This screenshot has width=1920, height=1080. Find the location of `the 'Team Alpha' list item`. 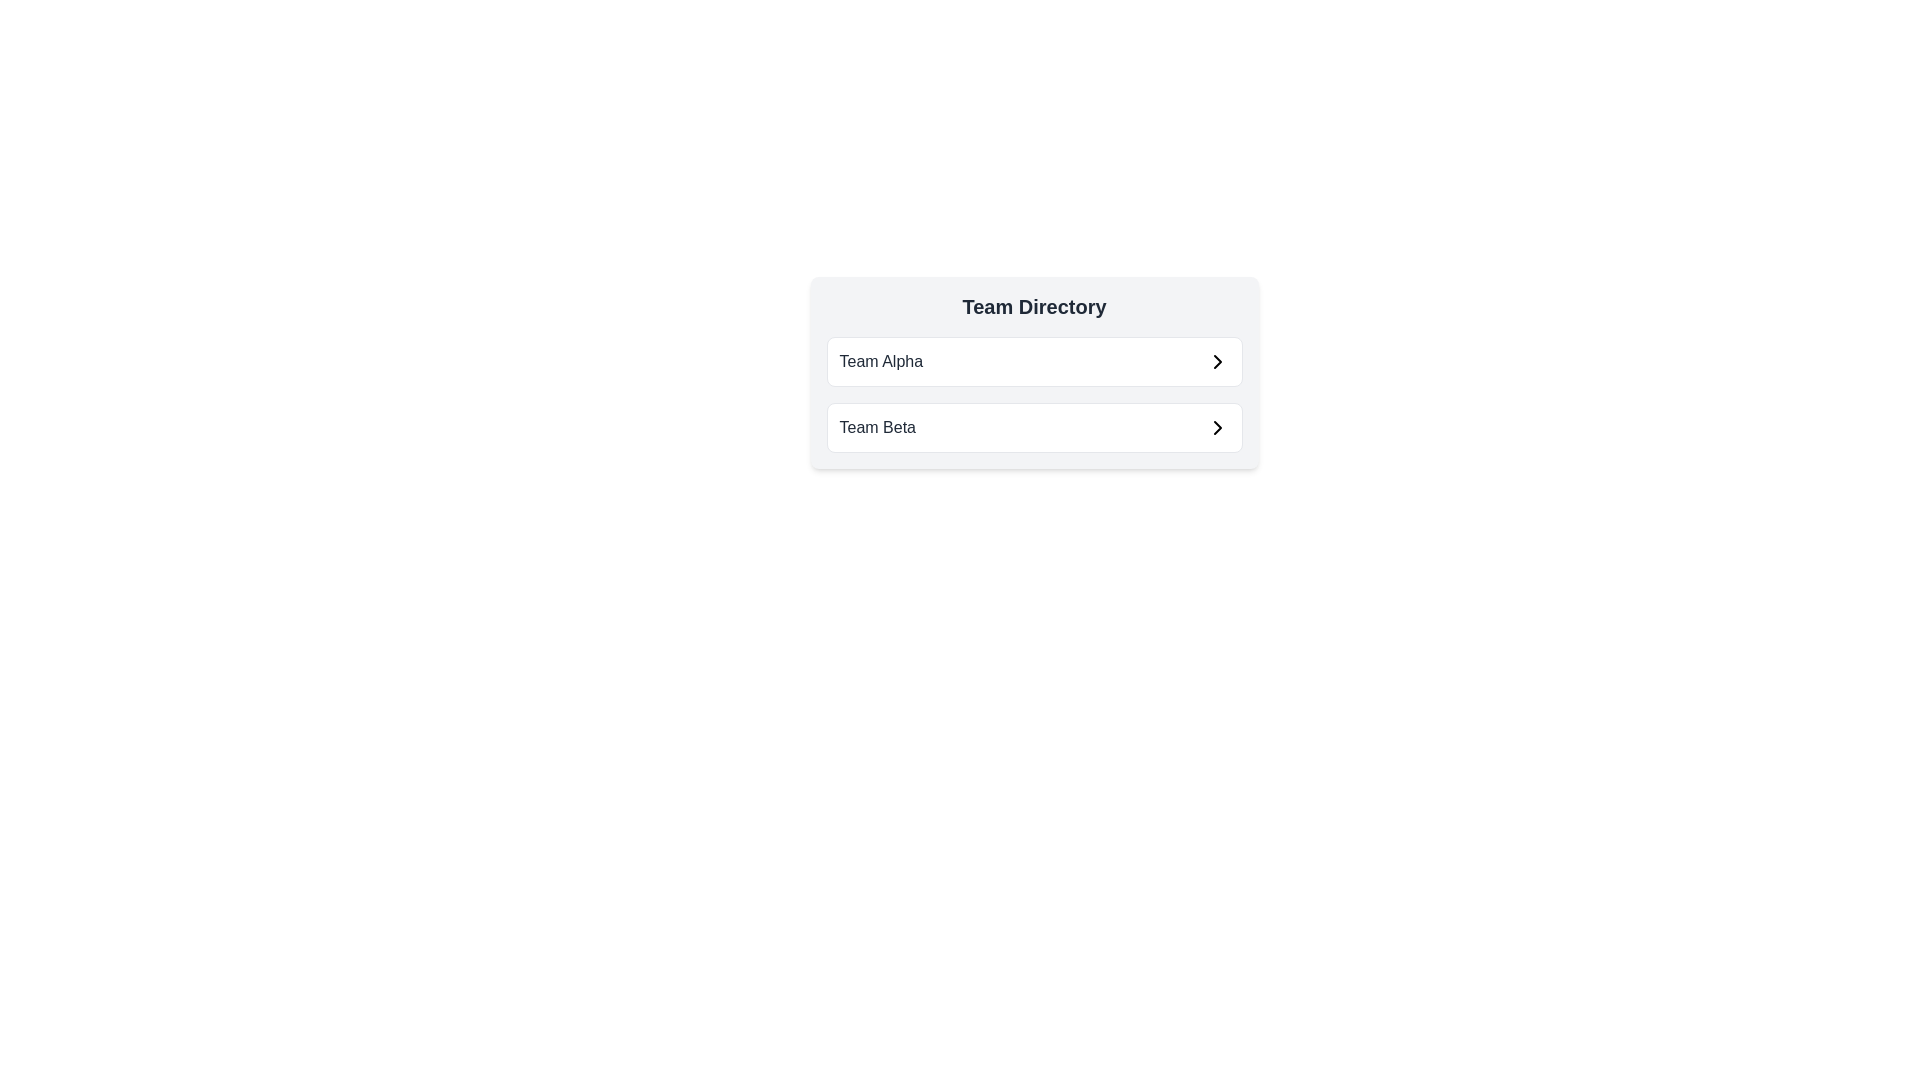

the 'Team Alpha' list item is located at coordinates (1034, 362).